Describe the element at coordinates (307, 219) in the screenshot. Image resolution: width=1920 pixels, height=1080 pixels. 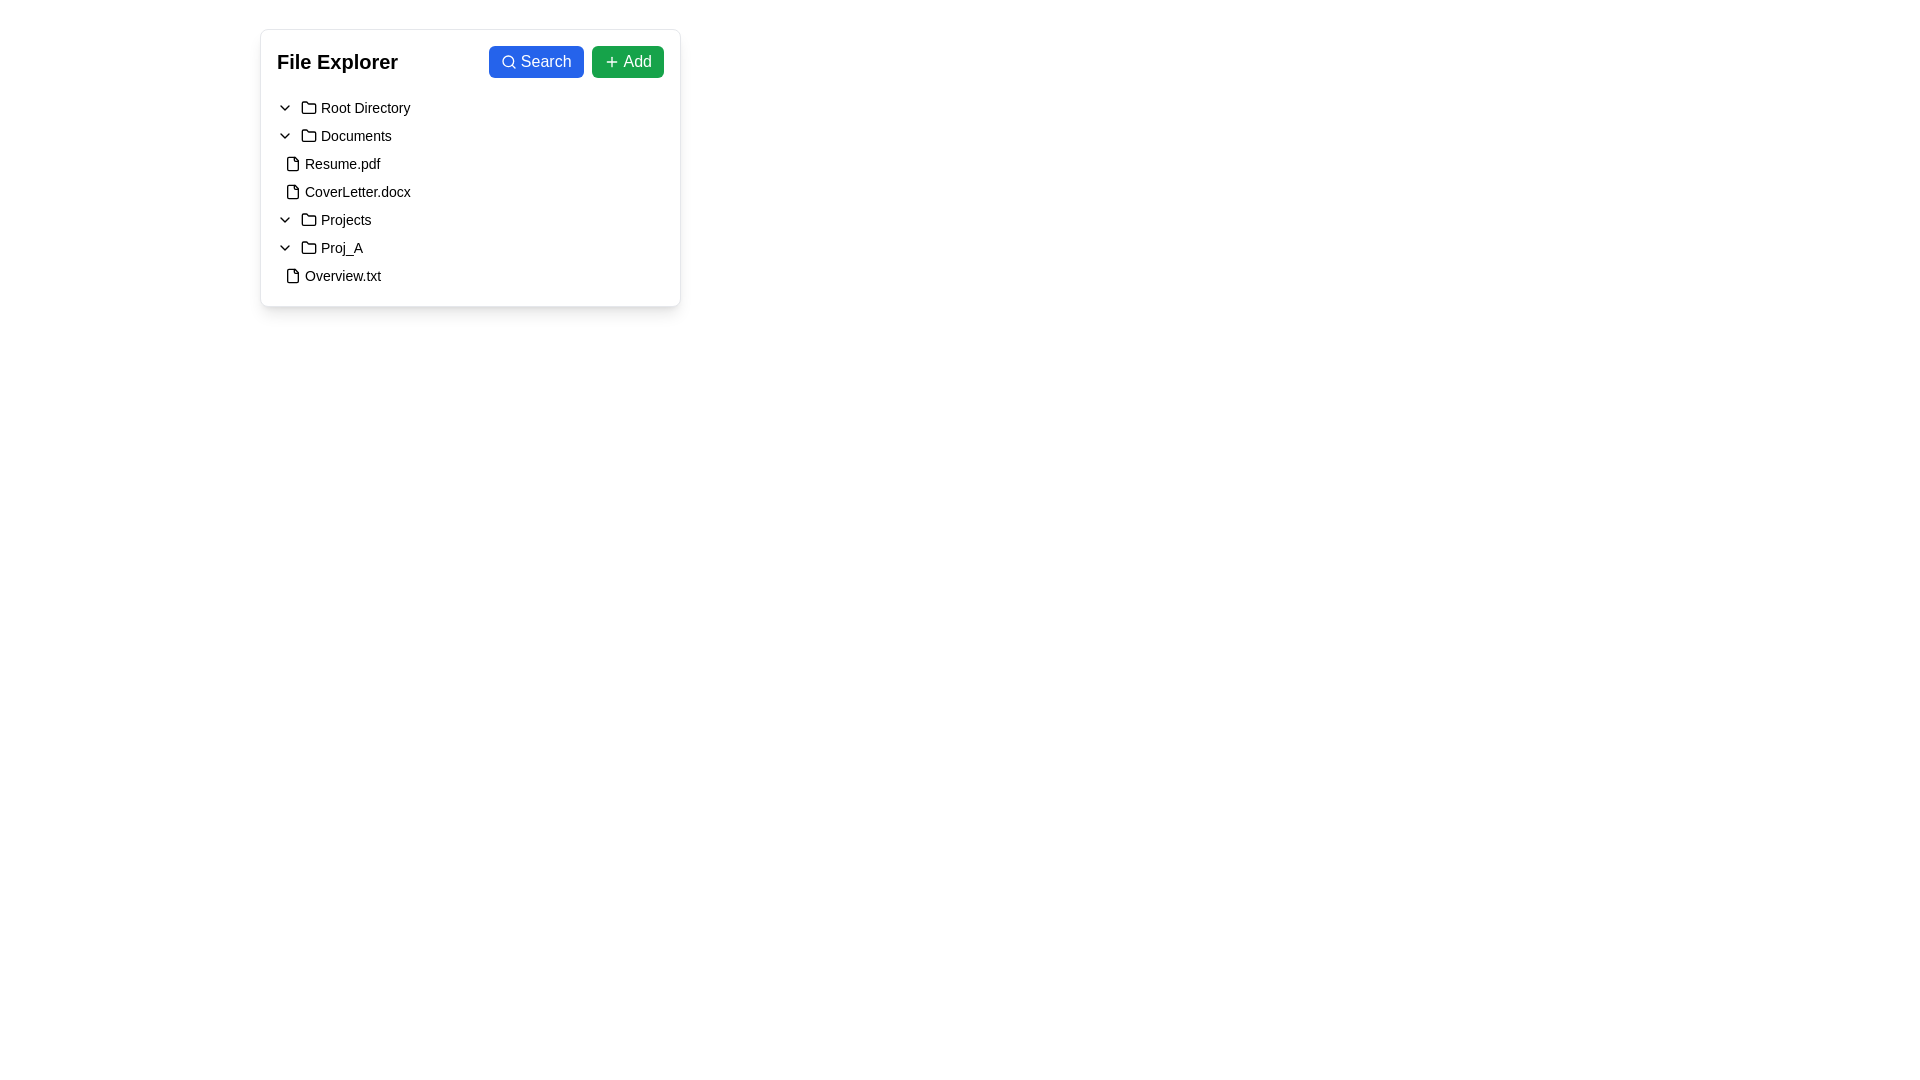
I see `the Folder Icon representing the 'Projects' directory` at that location.